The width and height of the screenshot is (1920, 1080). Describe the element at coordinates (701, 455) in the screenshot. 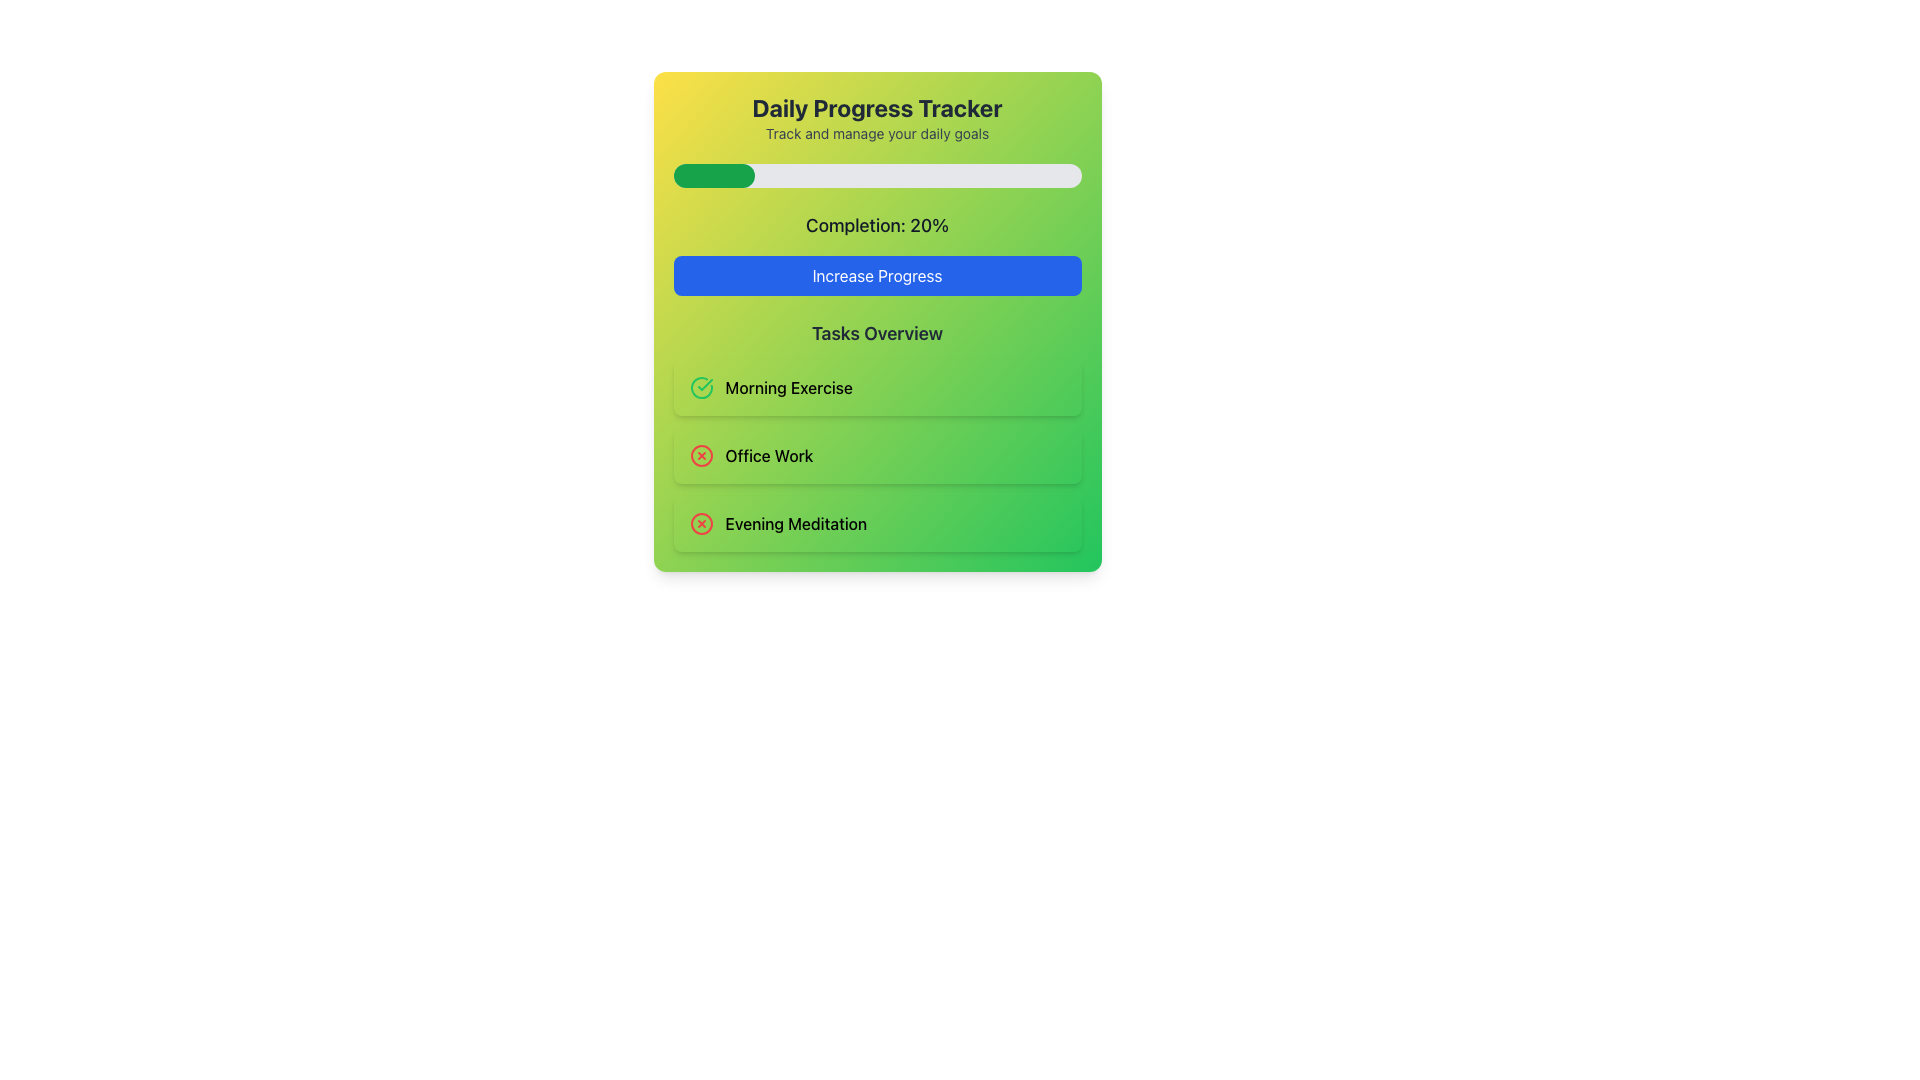

I see `the Circle with cross indicator for the 'Office Work' task in the 'Tasks Overview' section to visually check its status` at that location.